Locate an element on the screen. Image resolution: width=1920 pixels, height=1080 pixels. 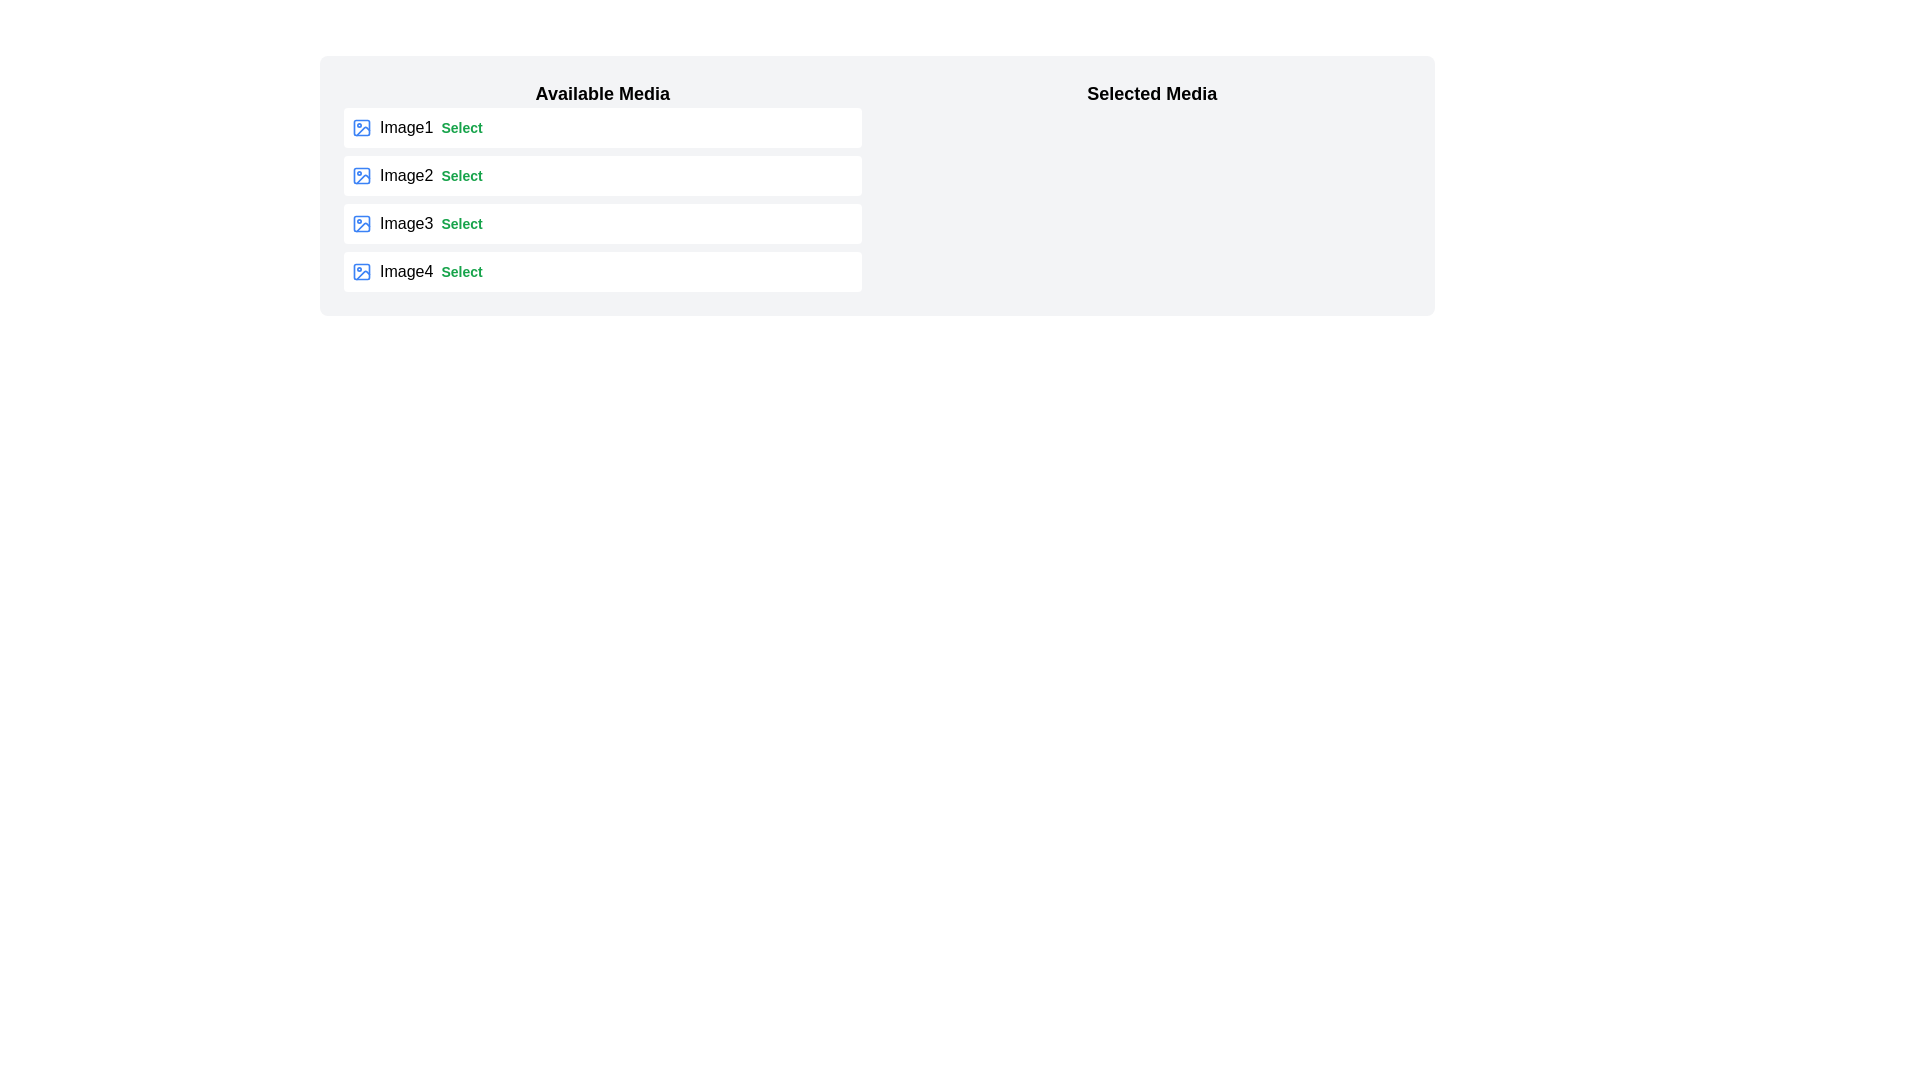
the selection button located in the second row of a vertical list to underline the text is located at coordinates (460, 175).